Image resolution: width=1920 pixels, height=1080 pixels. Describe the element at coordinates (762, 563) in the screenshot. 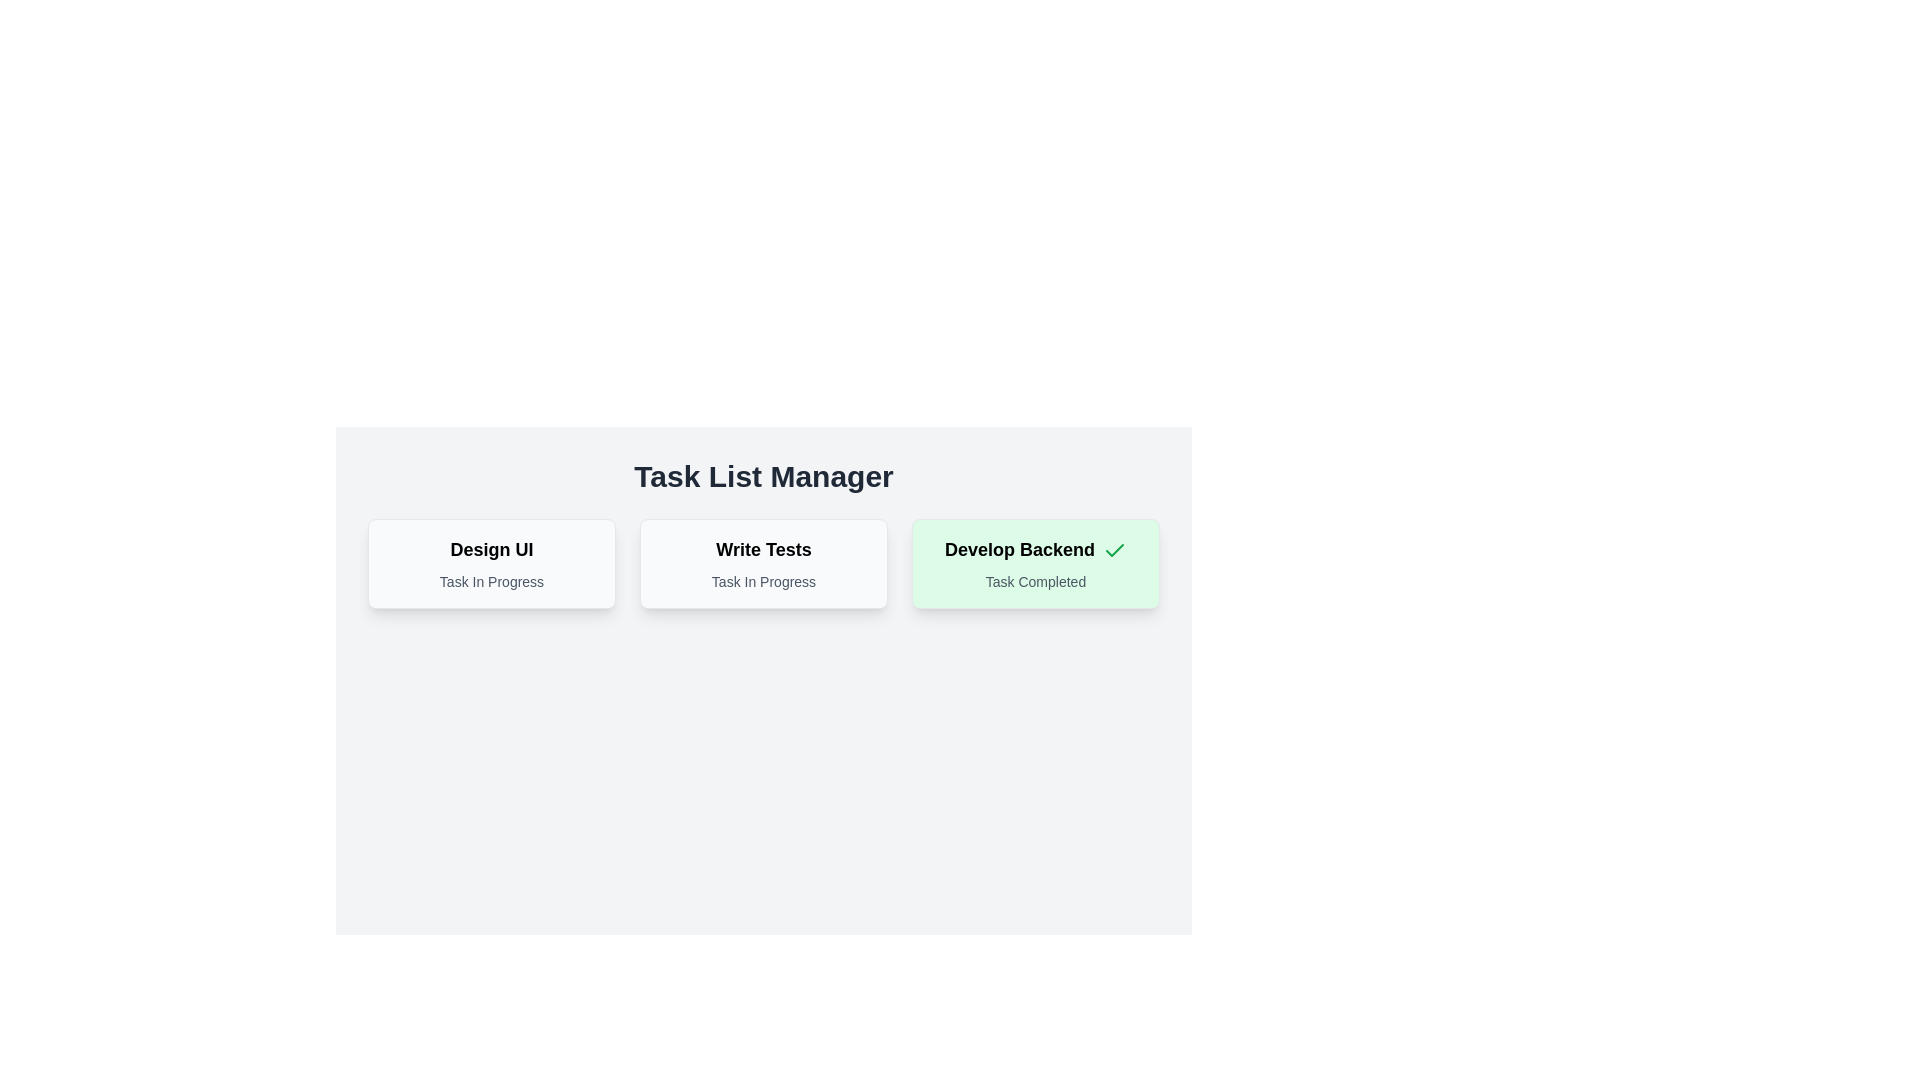

I see `the Information card which displays a task with a title and status, positioned centrally among three similar cards in a horizontal layout` at that location.